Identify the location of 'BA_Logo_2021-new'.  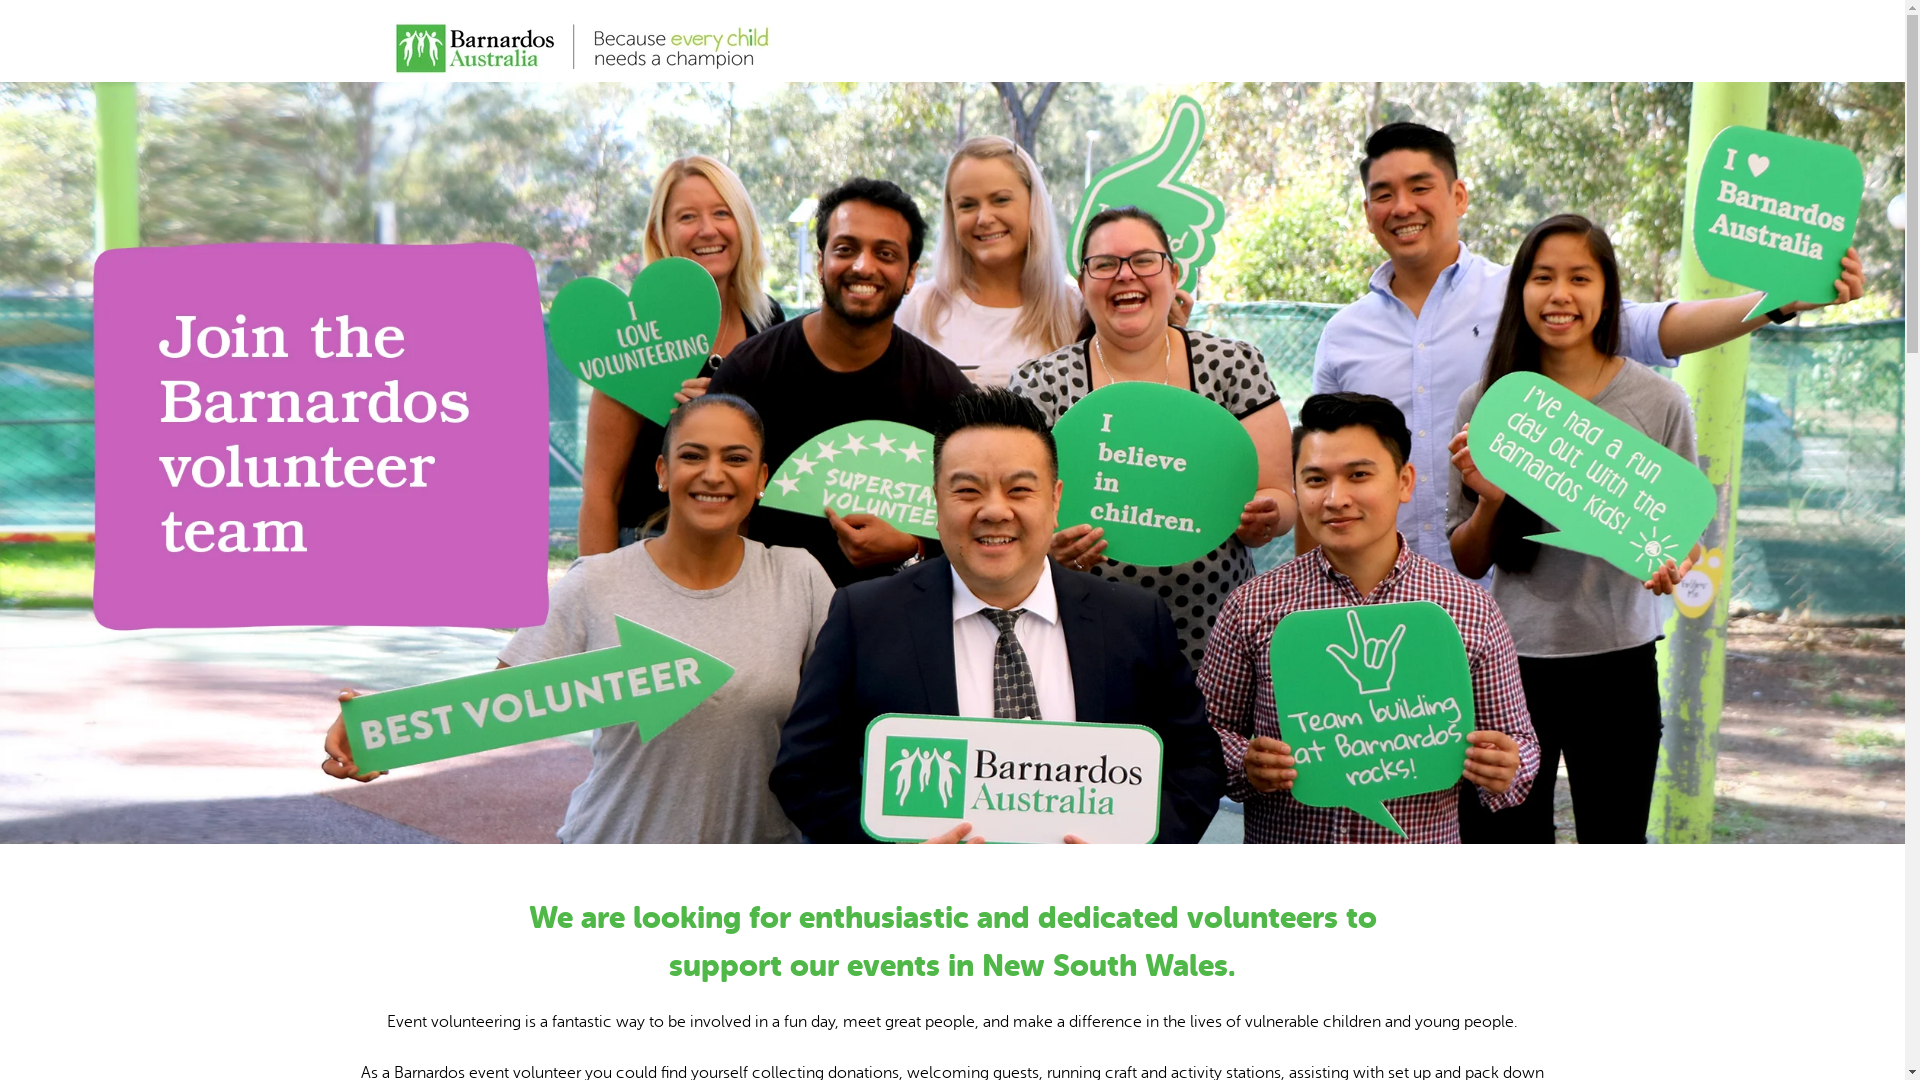
(580, 41).